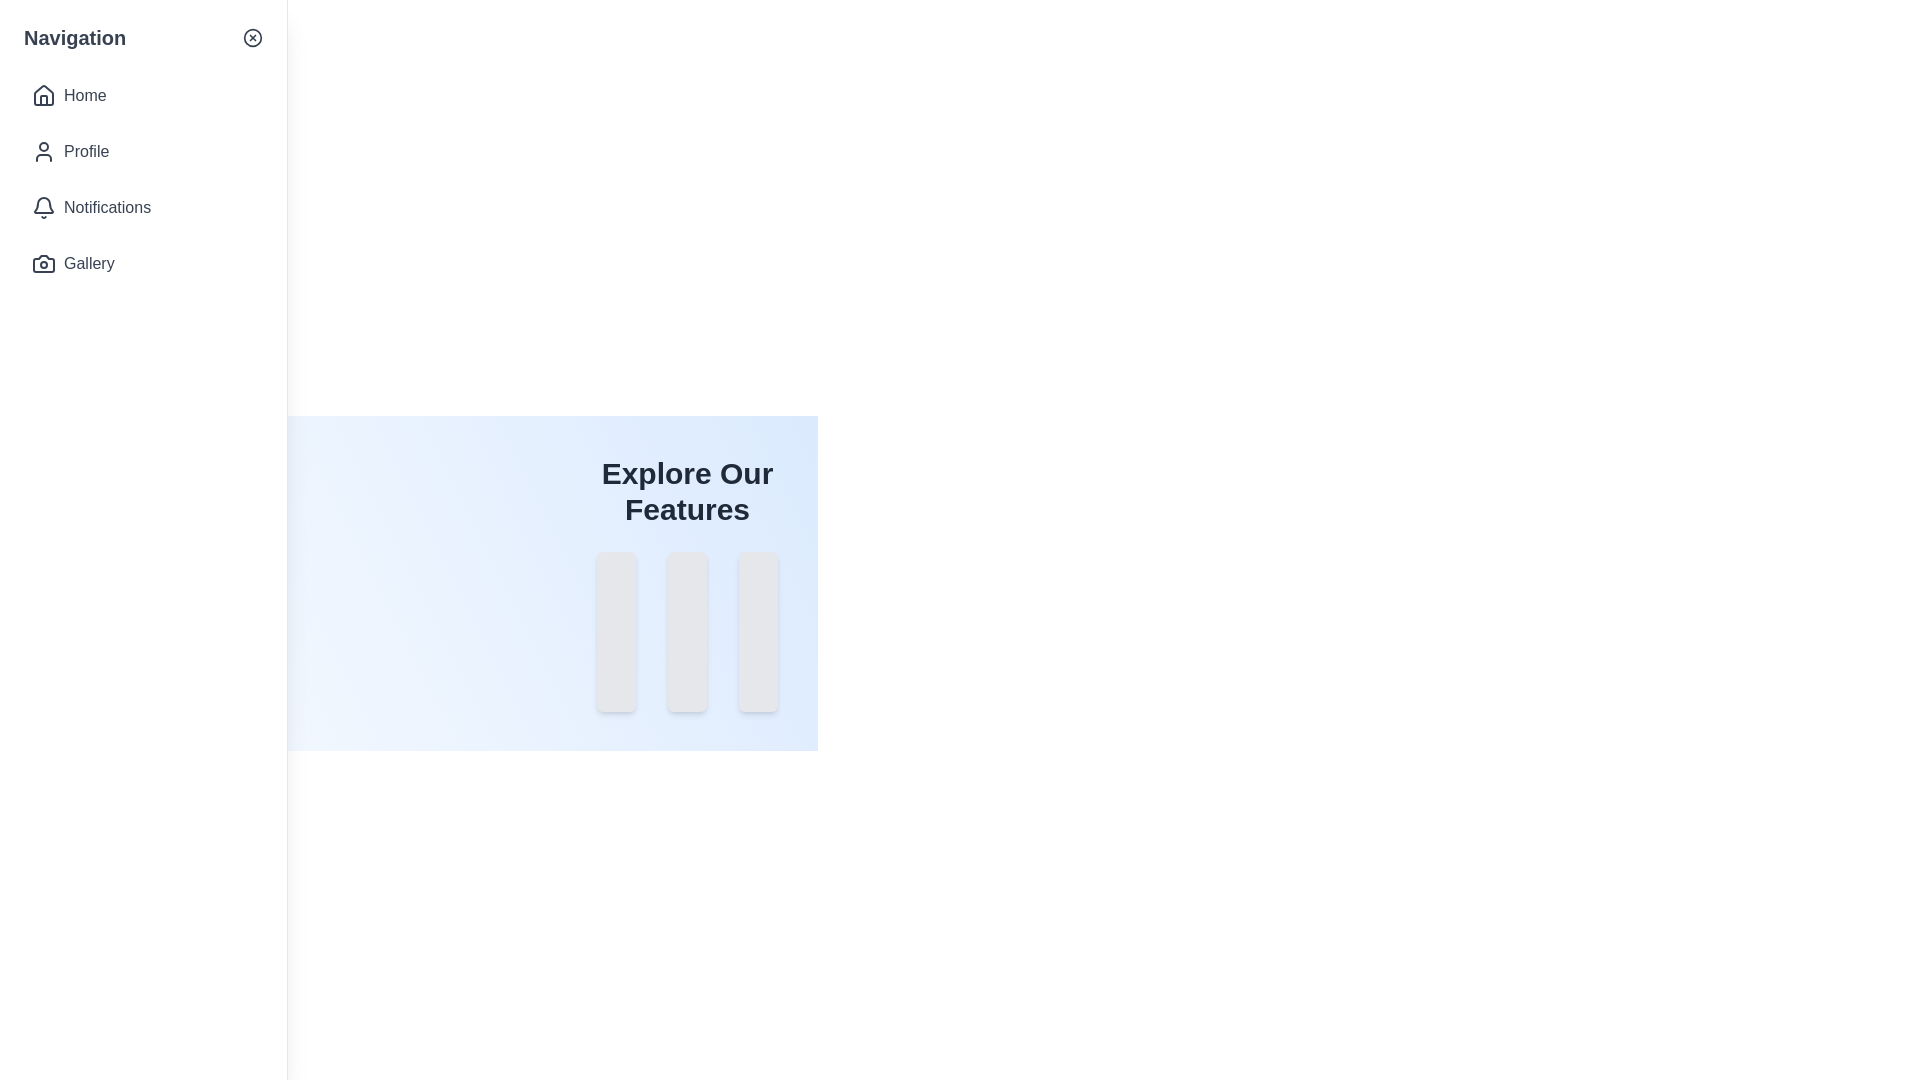  I want to click on the 'Profile' navigation menu item, which is the second item in a vertical list of four items, located directly below 'Home' and above 'Notifications', so click(85, 150).